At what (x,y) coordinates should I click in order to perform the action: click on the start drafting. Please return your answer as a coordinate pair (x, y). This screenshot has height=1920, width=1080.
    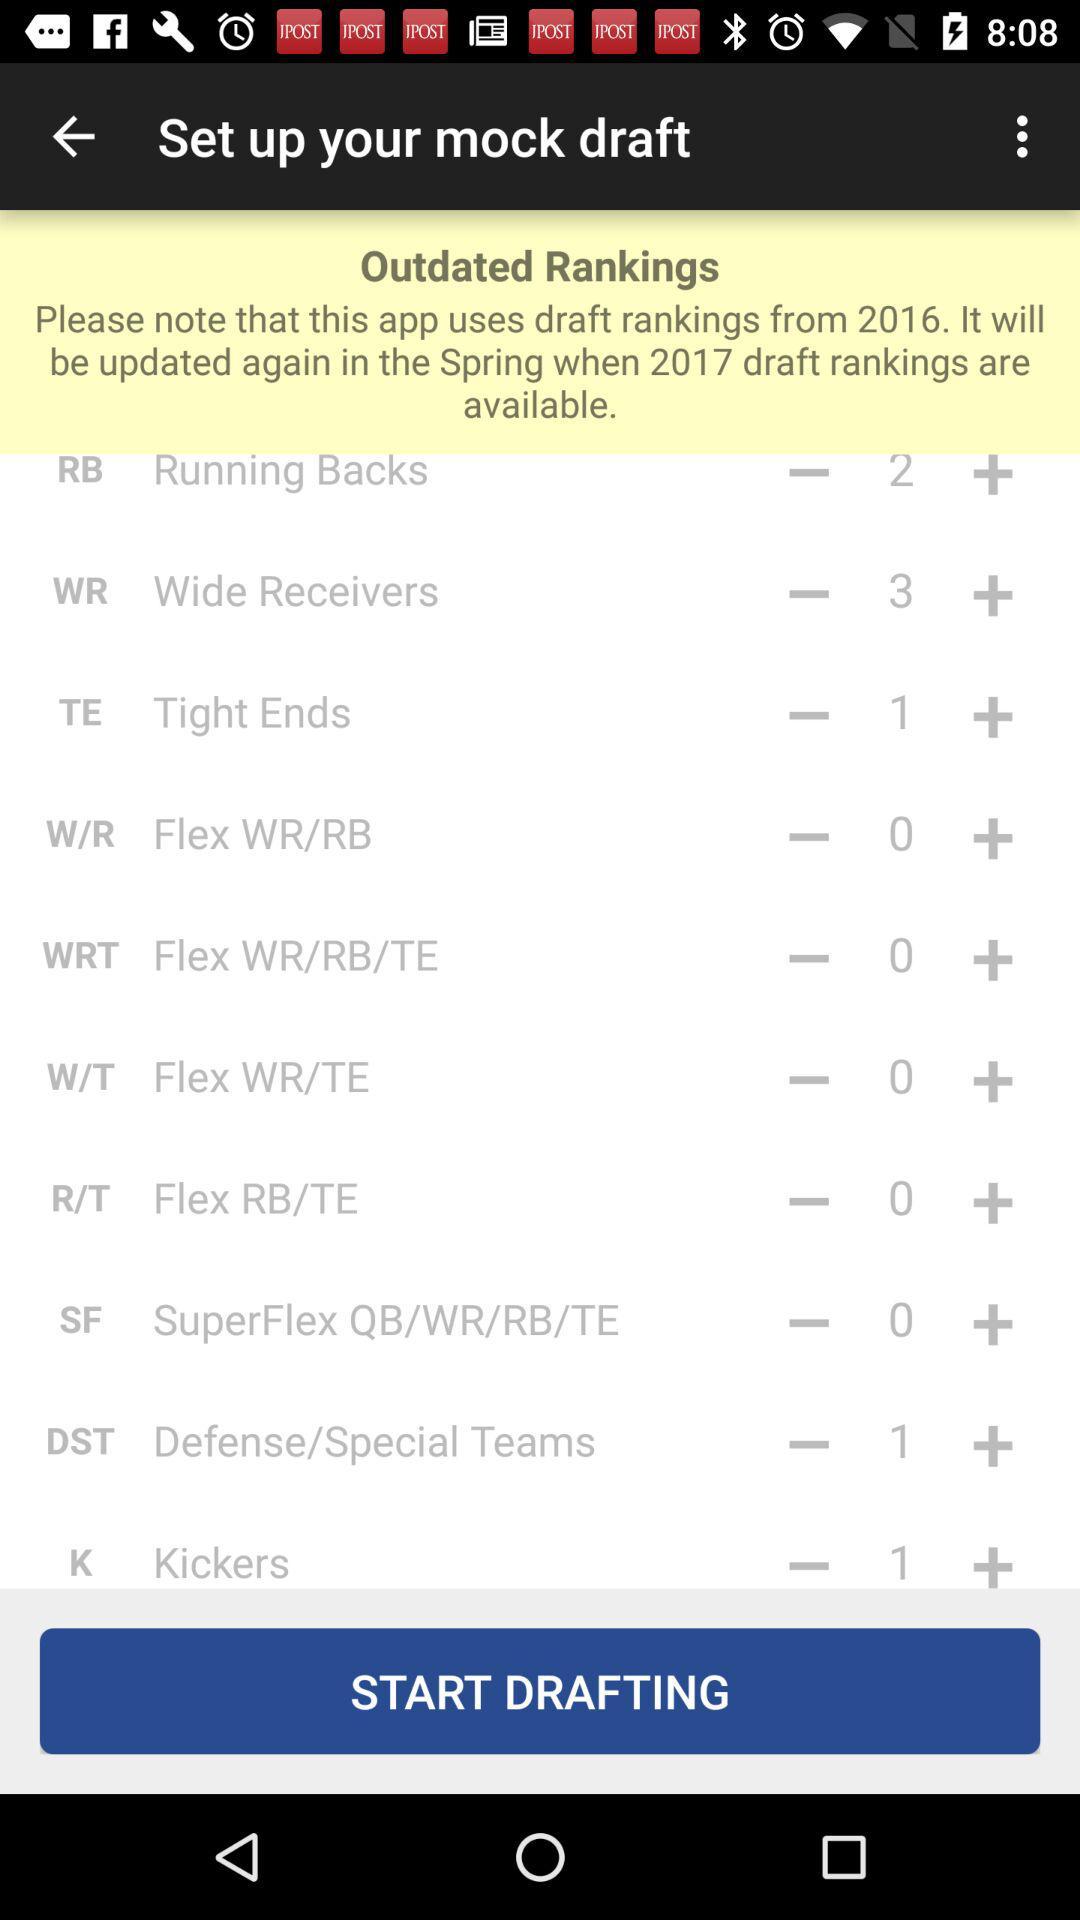
    Looking at the image, I should click on (540, 1690).